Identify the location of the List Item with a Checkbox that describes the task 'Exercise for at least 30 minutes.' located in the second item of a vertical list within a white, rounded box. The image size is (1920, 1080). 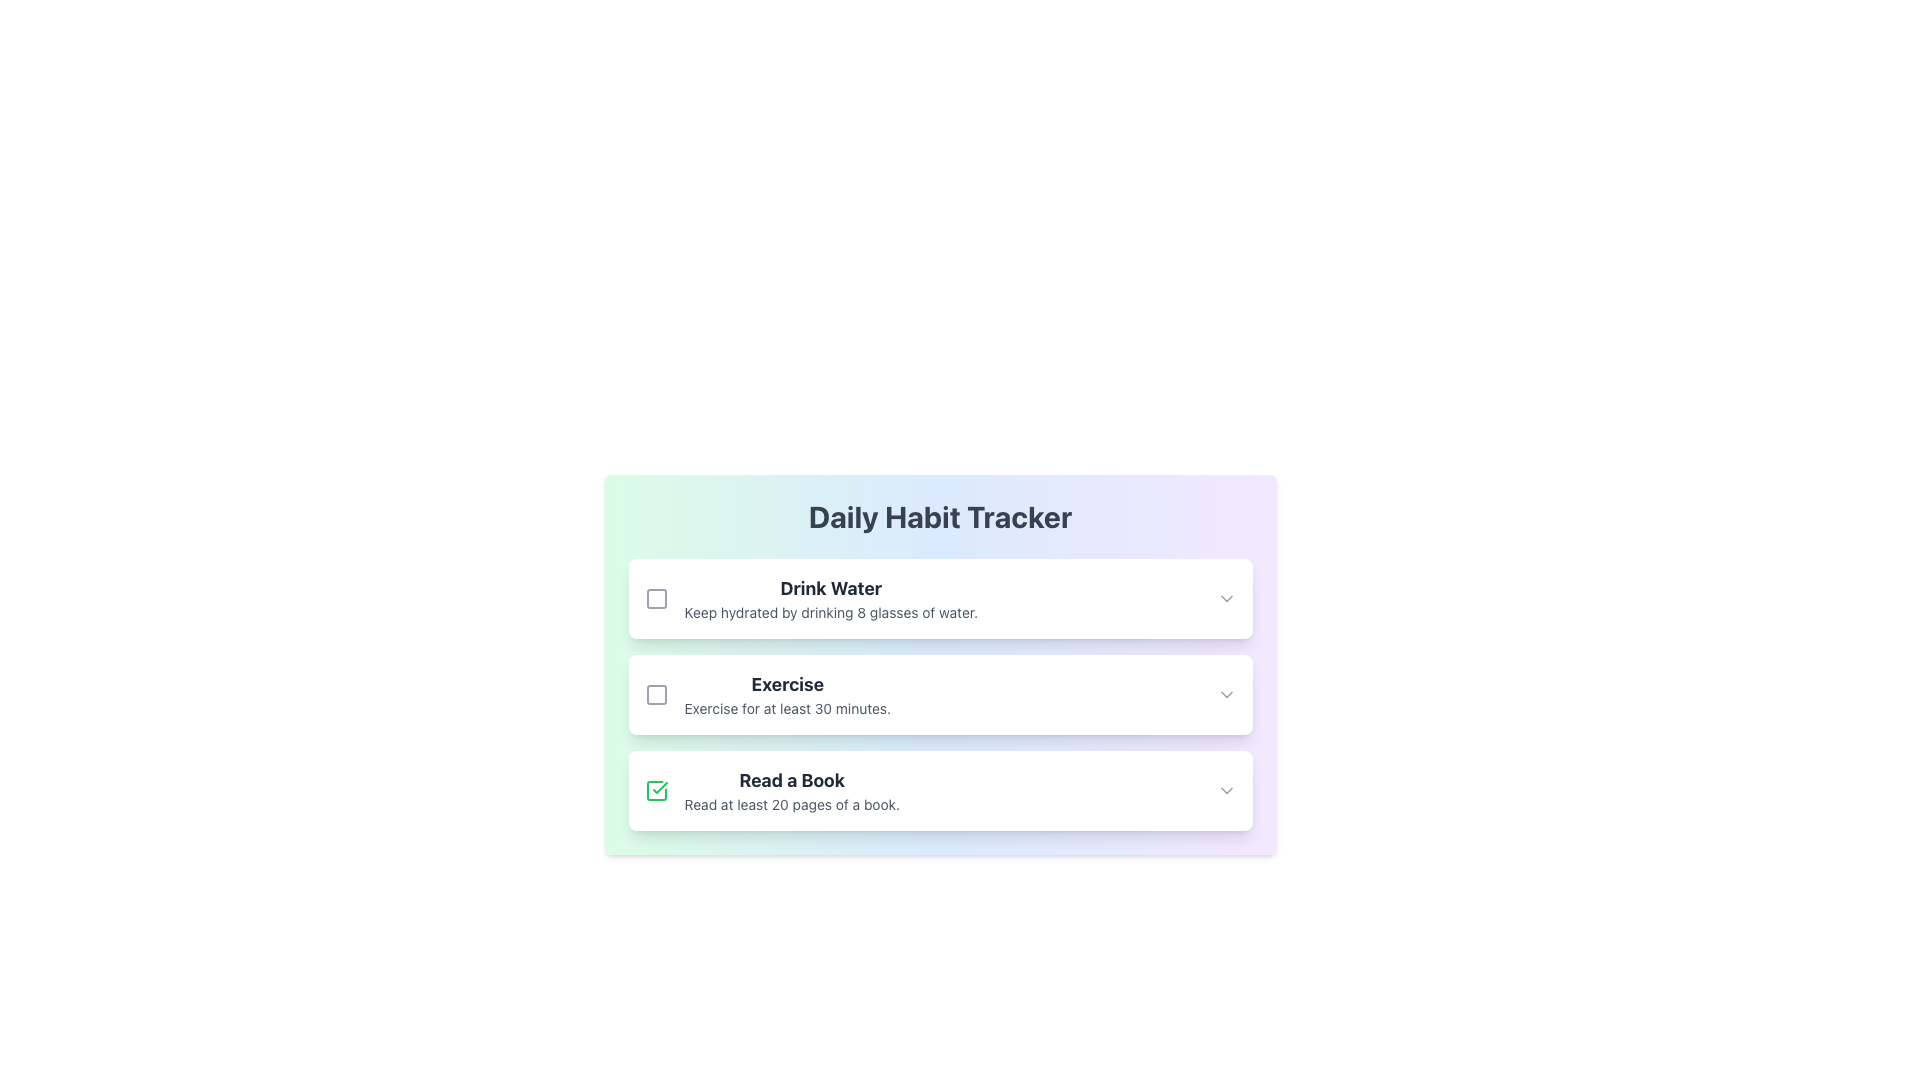
(766, 693).